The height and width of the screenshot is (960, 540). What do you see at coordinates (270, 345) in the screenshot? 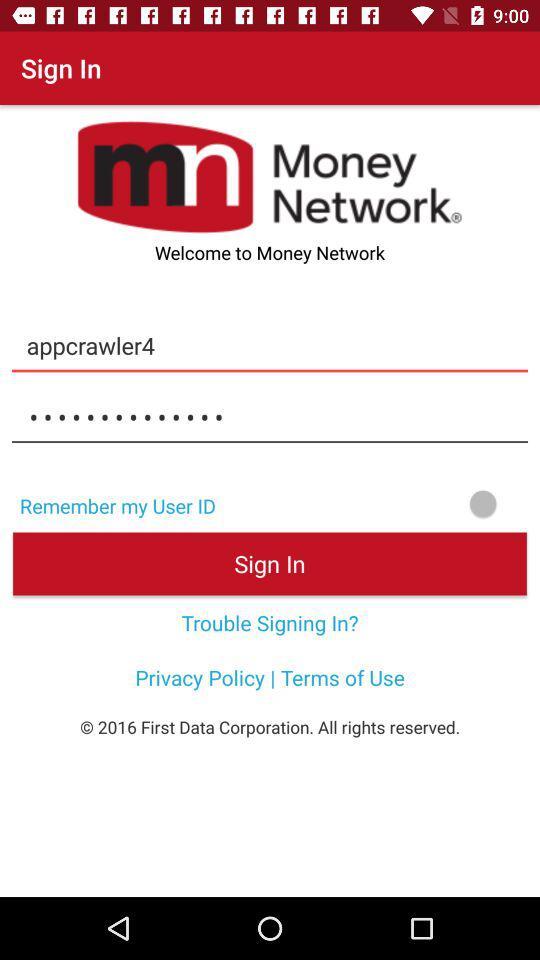
I see `appcrawler4 item` at bounding box center [270, 345].